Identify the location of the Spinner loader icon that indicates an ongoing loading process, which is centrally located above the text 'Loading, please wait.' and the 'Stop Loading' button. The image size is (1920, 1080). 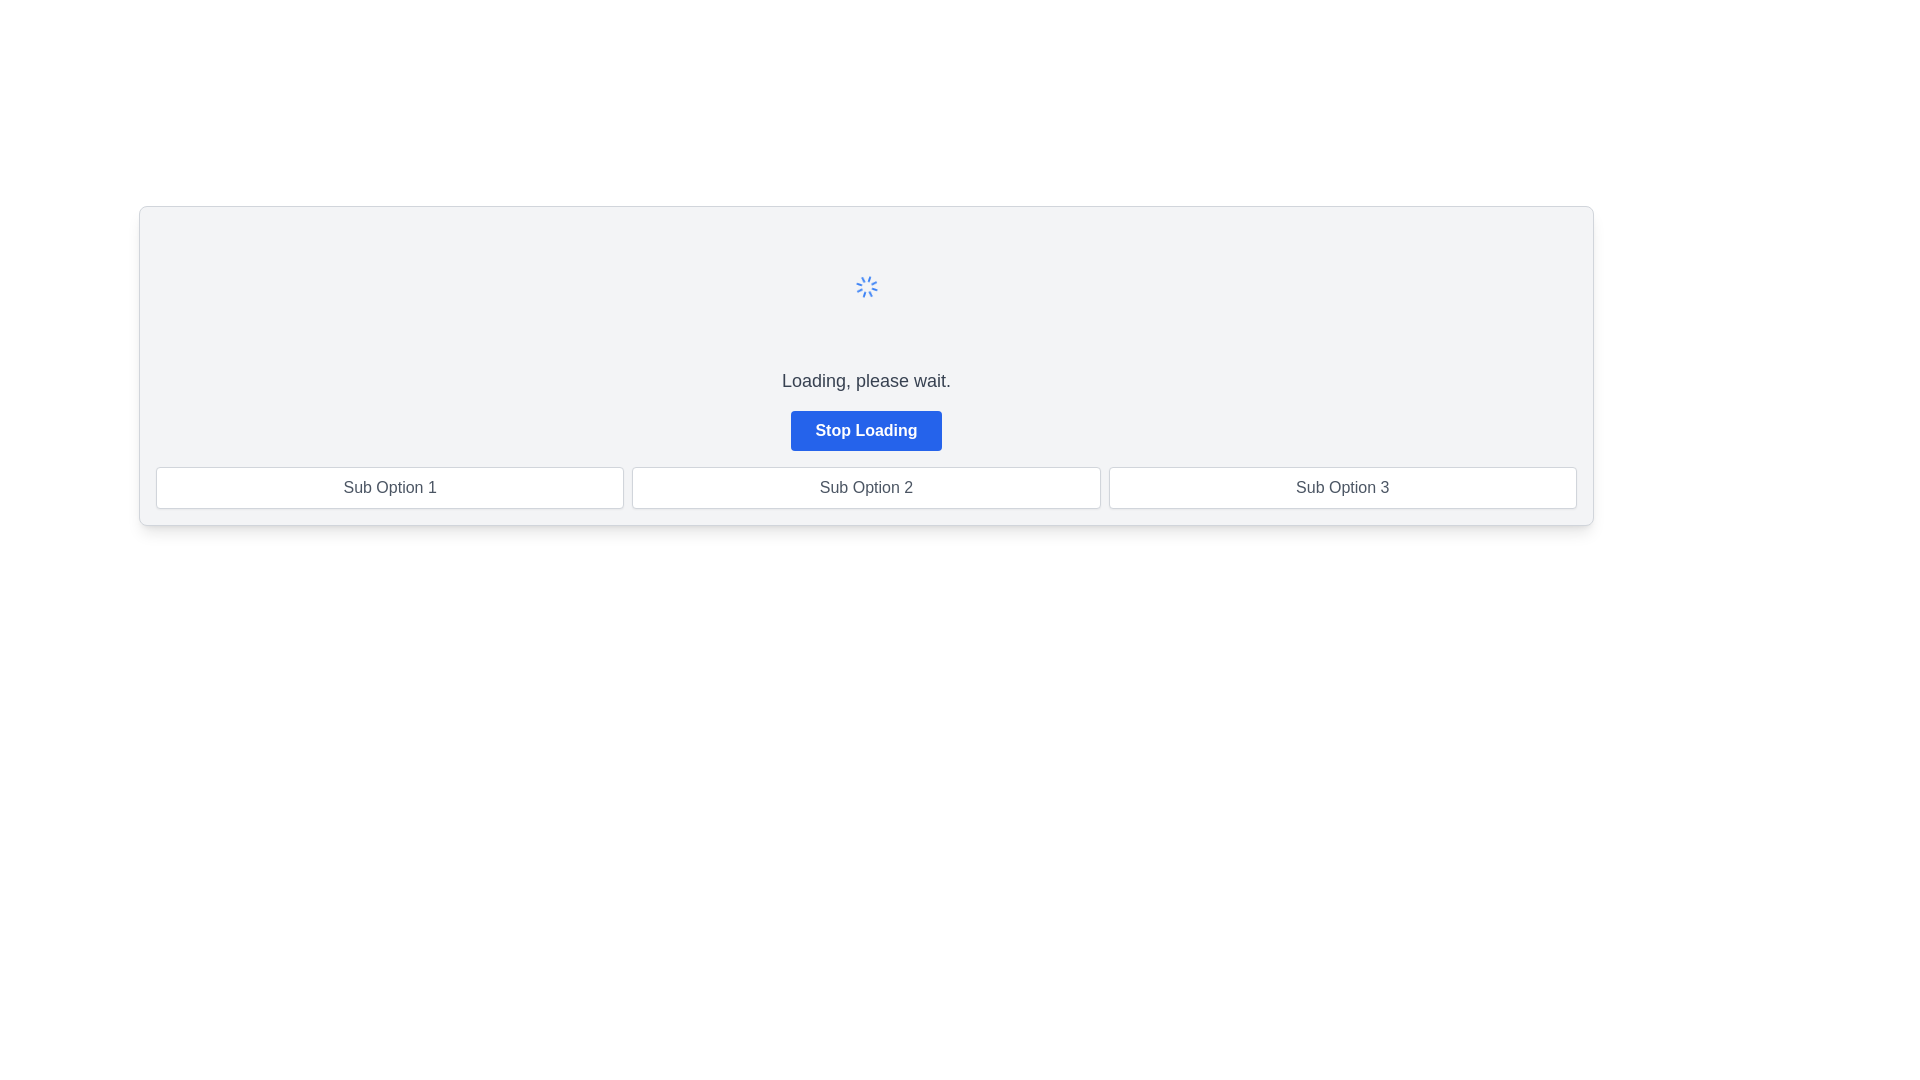
(866, 286).